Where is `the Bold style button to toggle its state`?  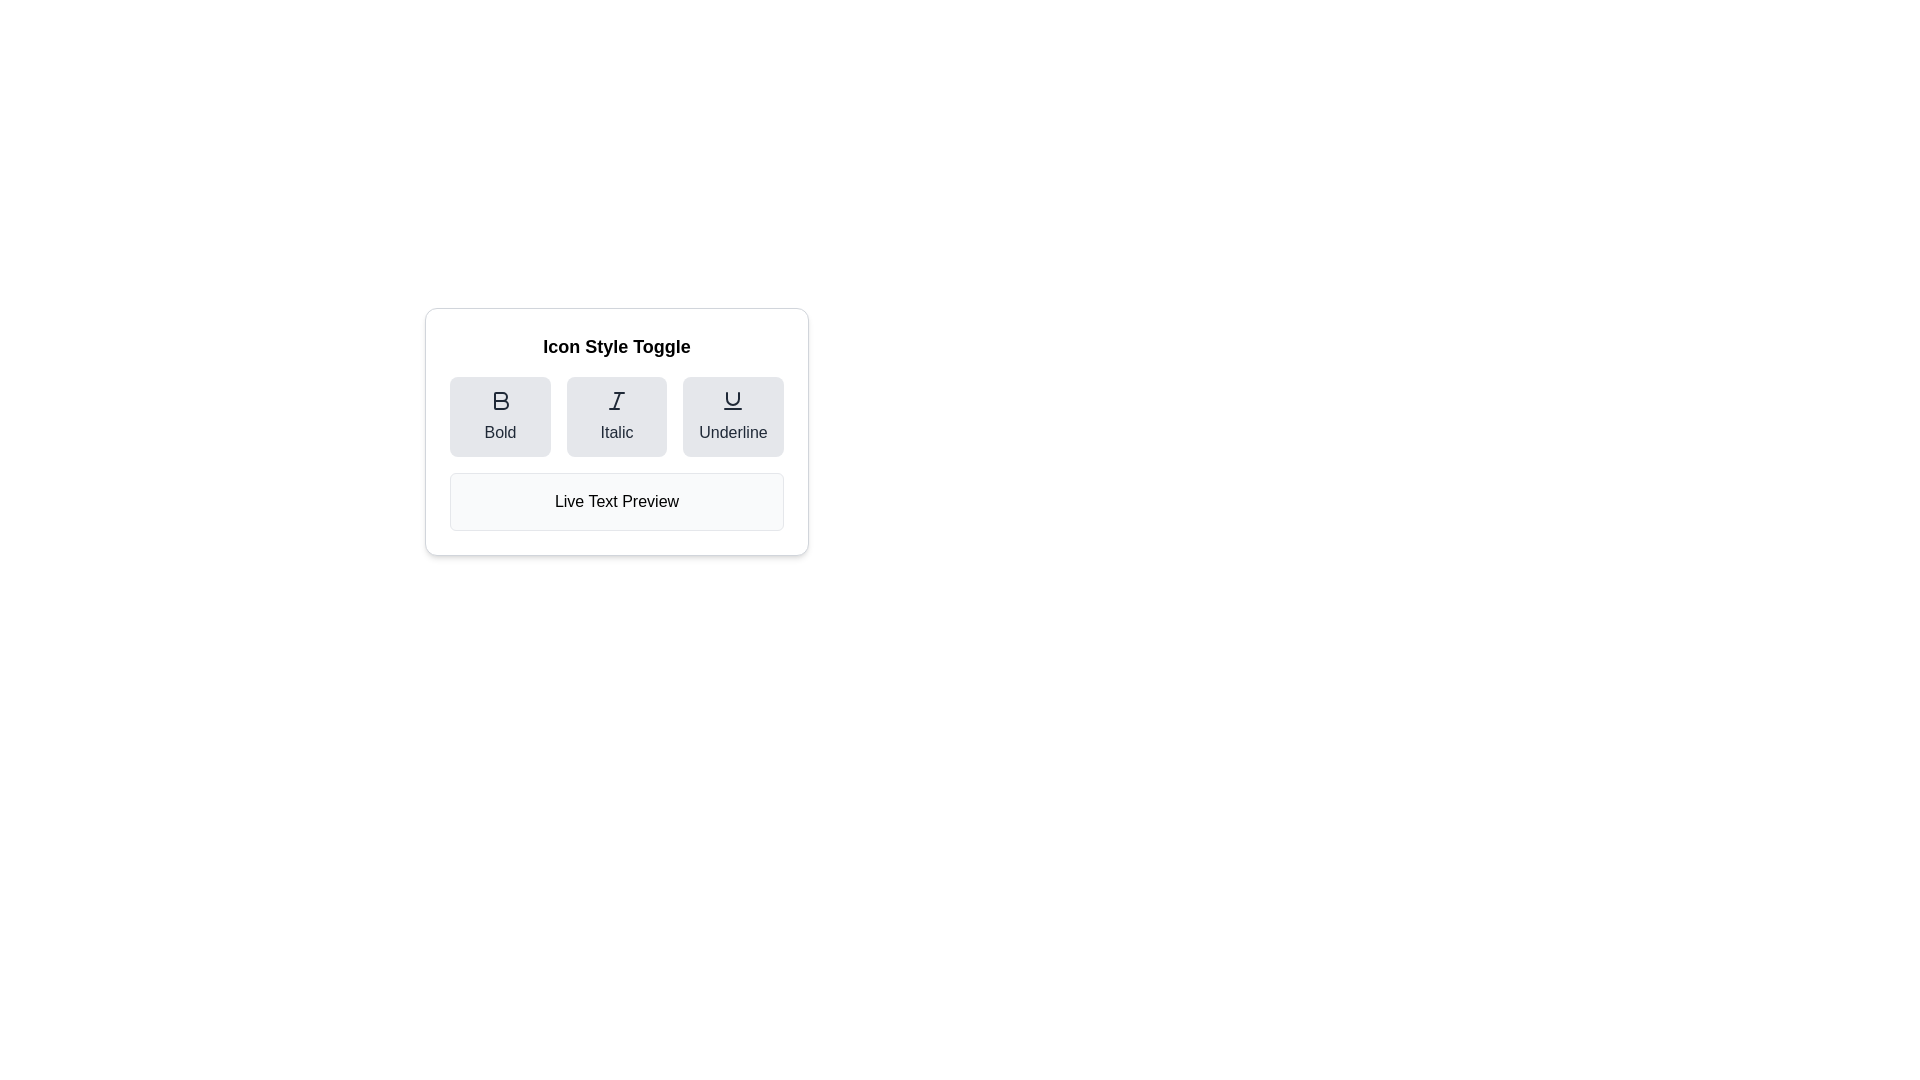 the Bold style button to toggle its state is located at coordinates (499, 415).